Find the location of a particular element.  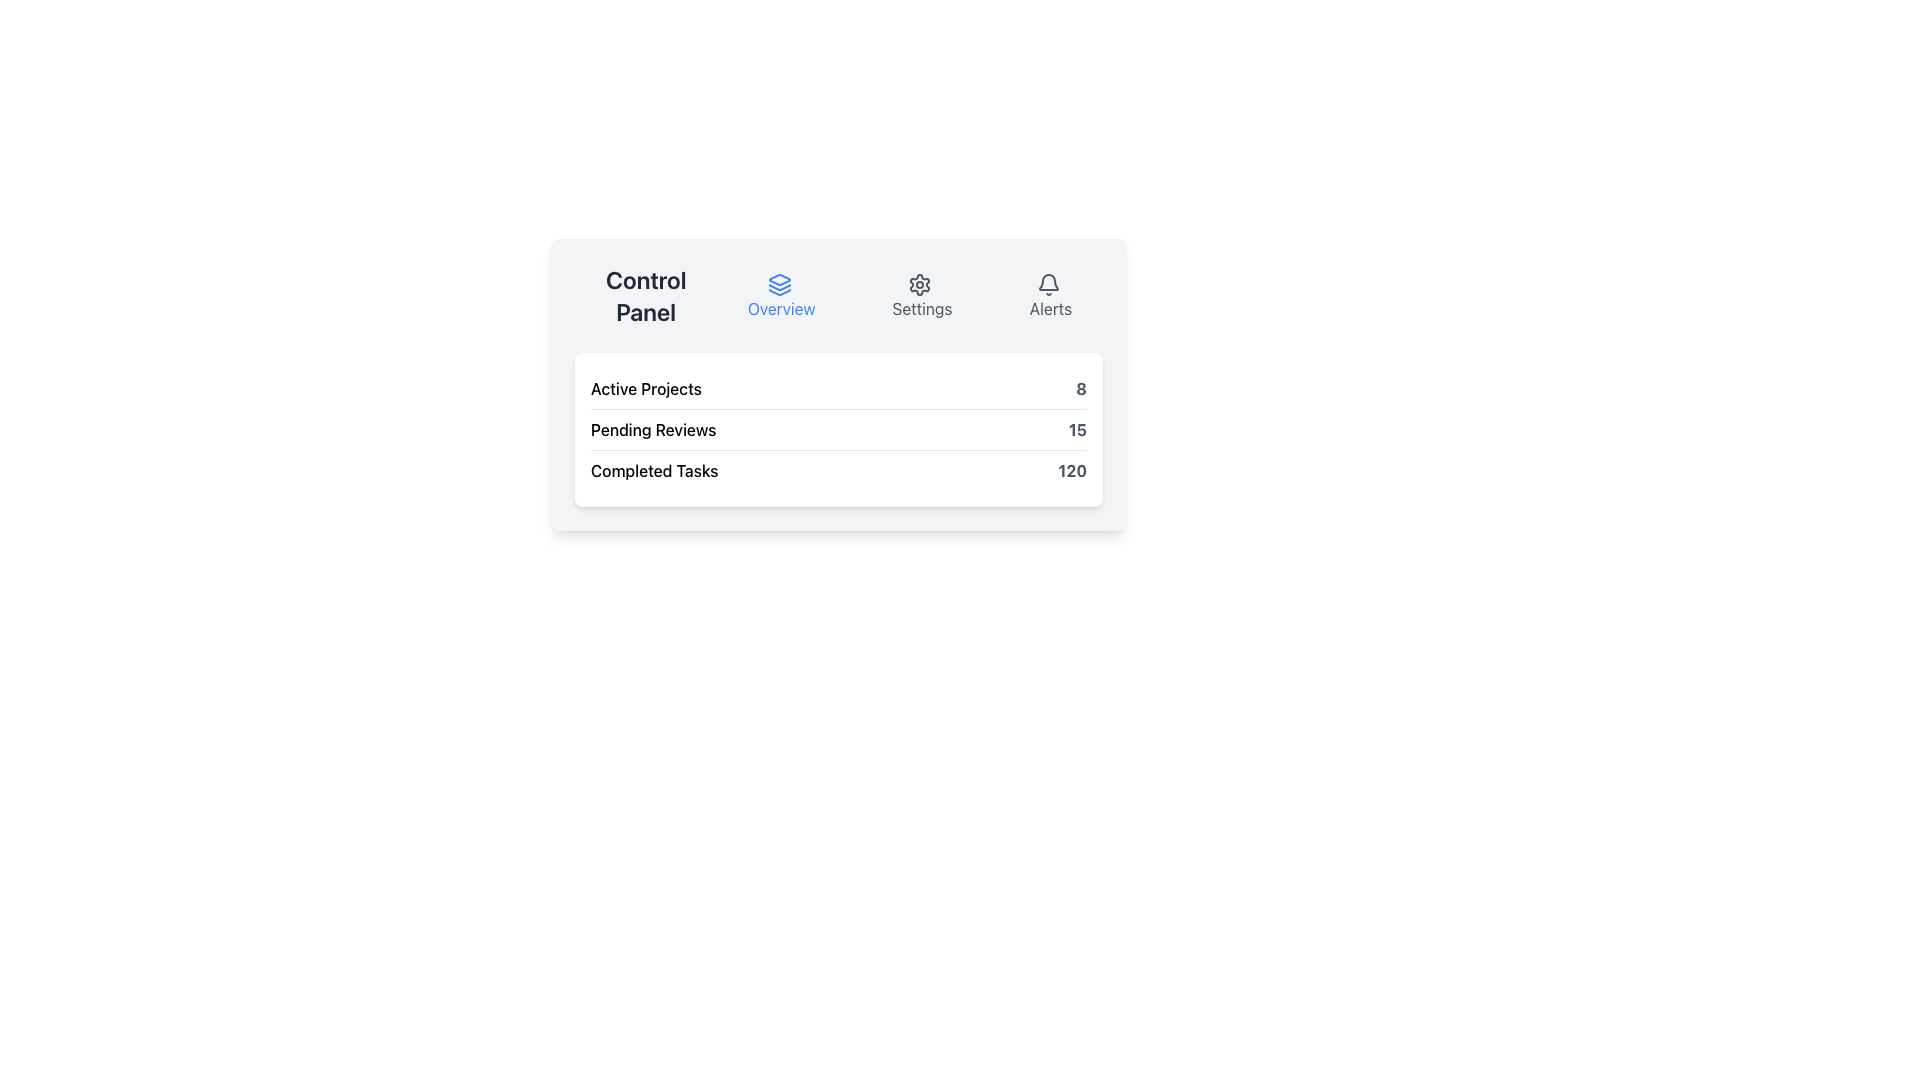

the text label reading 'Pending Reviews', which is positioned within a list of items in a structured information panel is located at coordinates (653, 428).